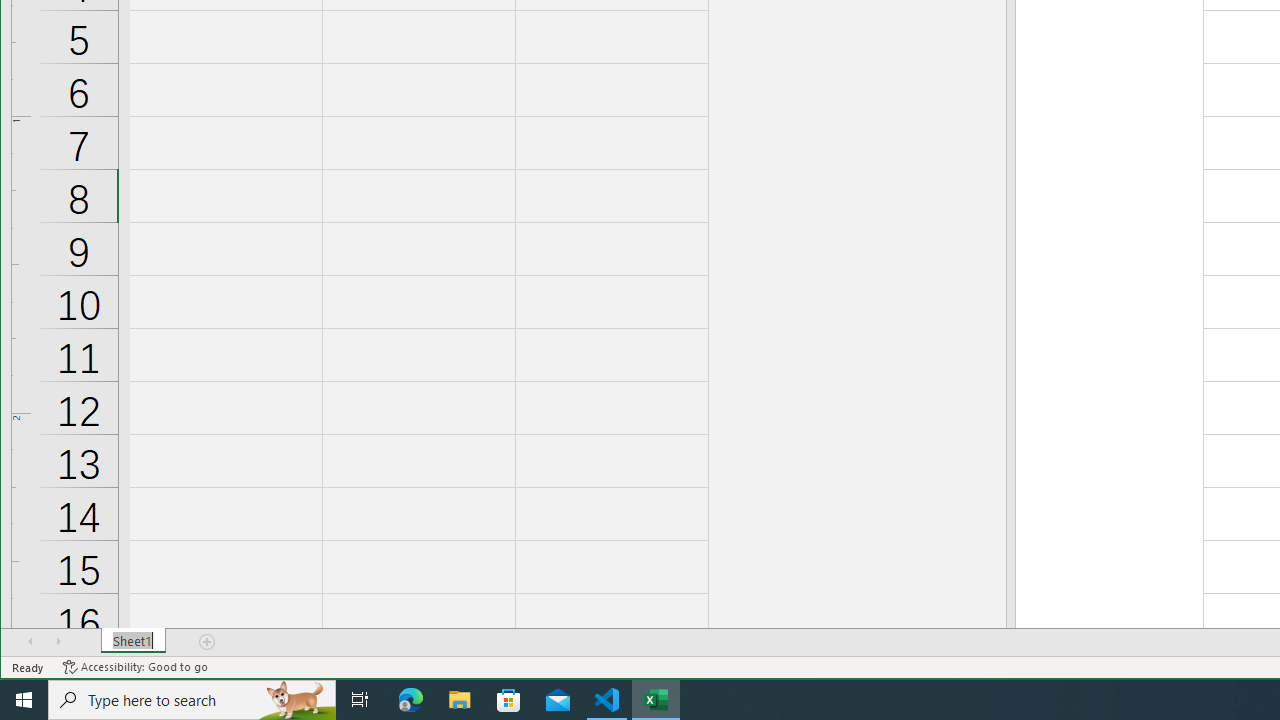 The height and width of the screenshot is (720, 1280). What do you see at coordinates (359, 698) in the screenshot?
I see `'Task View'` at bounding box center [359, 698].